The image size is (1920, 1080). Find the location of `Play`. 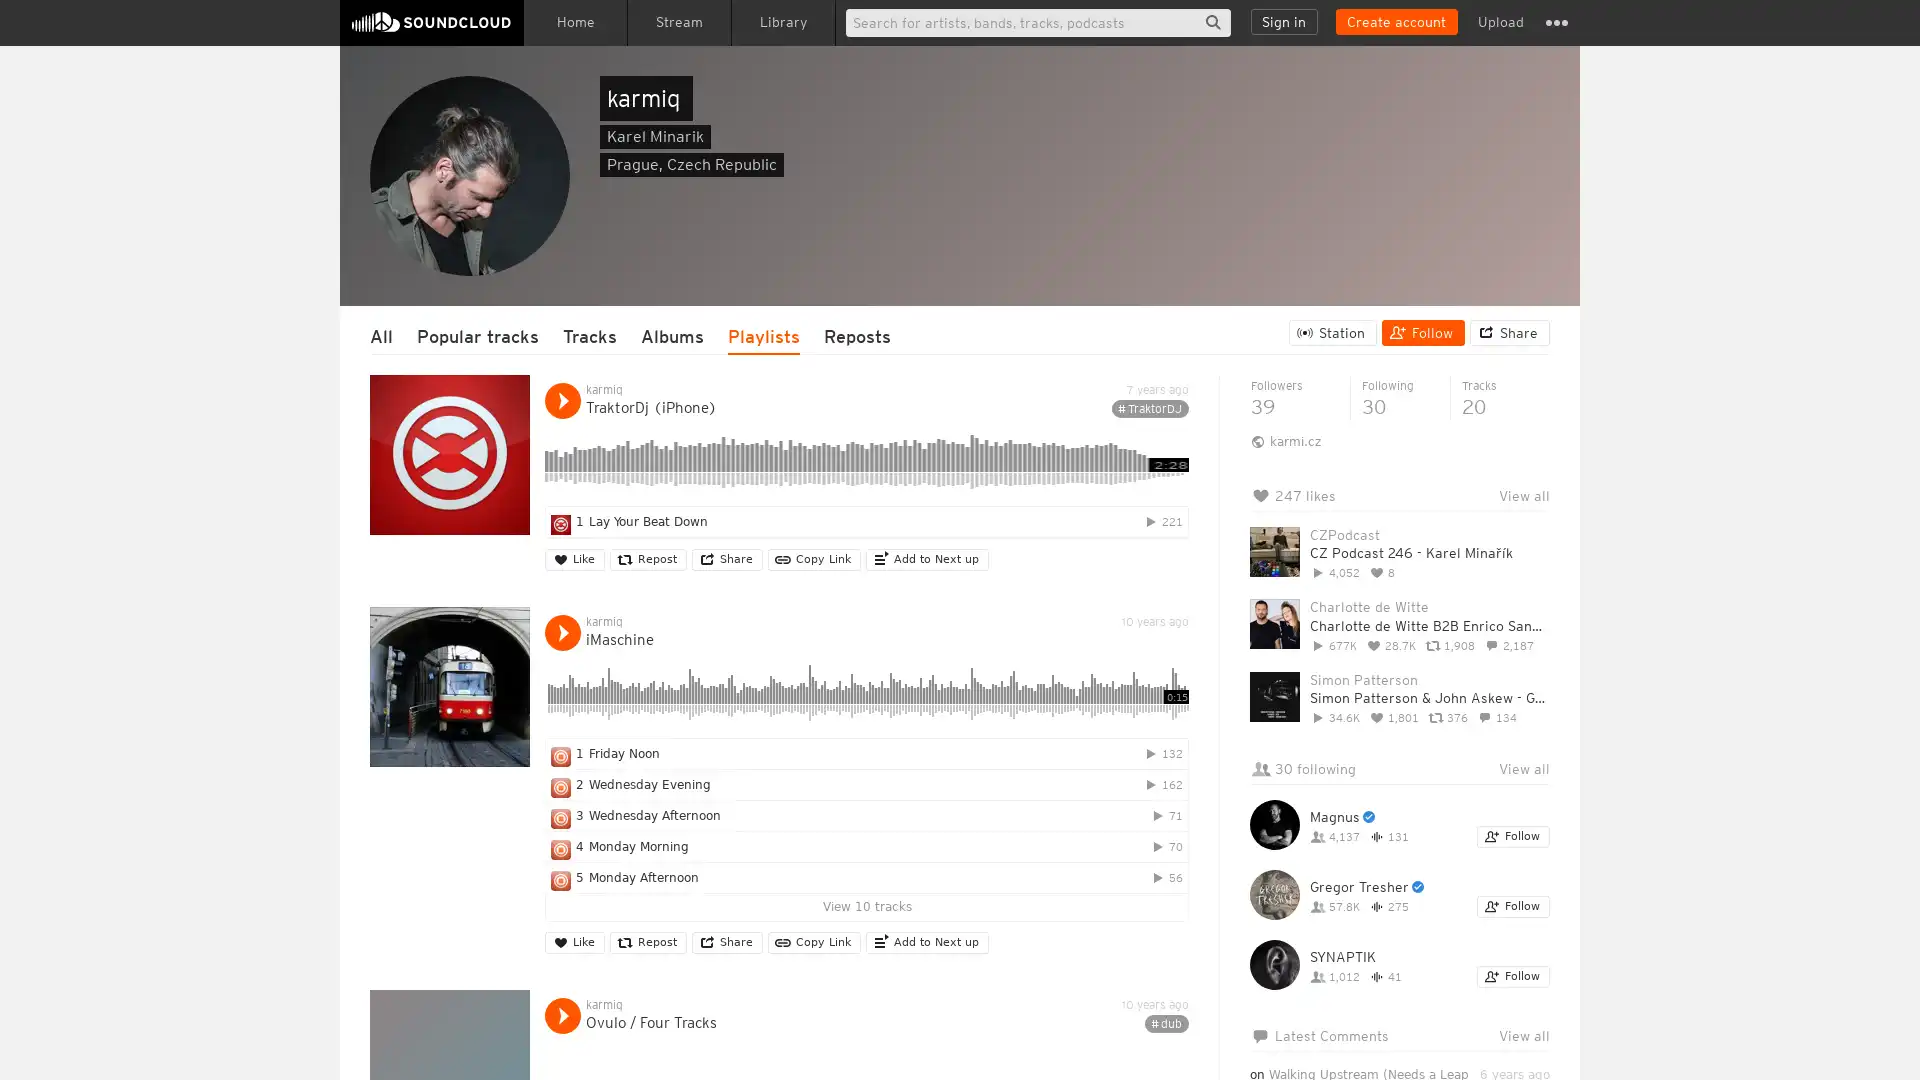

Play is located at coordinates (561, 1015).